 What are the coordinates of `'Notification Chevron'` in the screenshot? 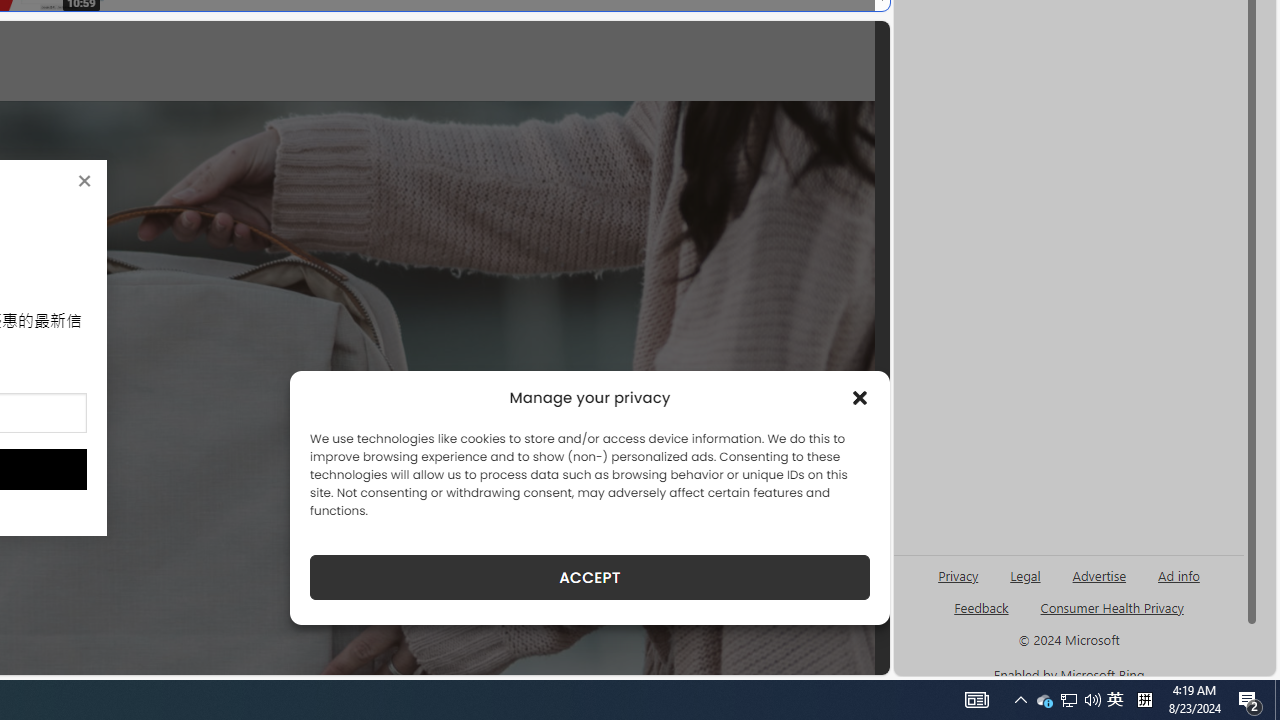 It's located at (1020, 698).